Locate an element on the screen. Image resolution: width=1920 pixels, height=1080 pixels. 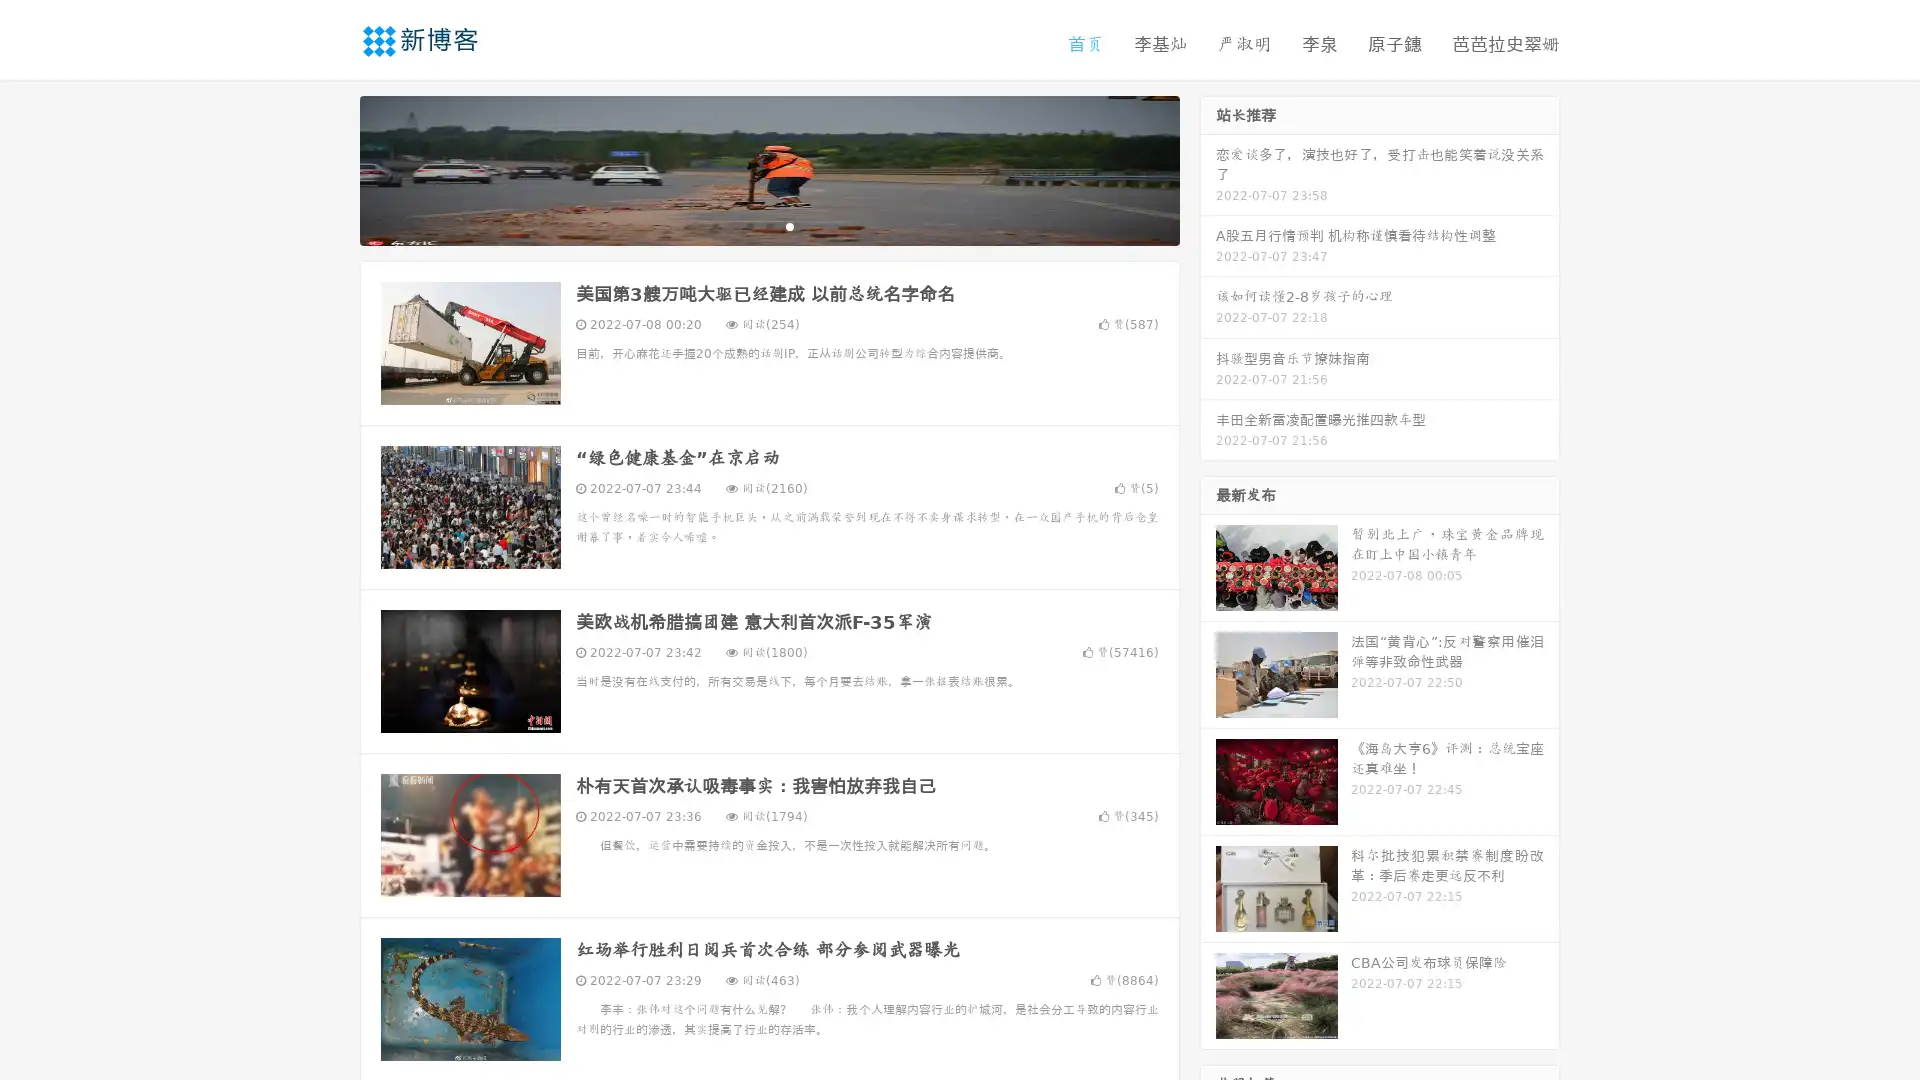
Go to slide 1 is located at coordinates (748, 225).